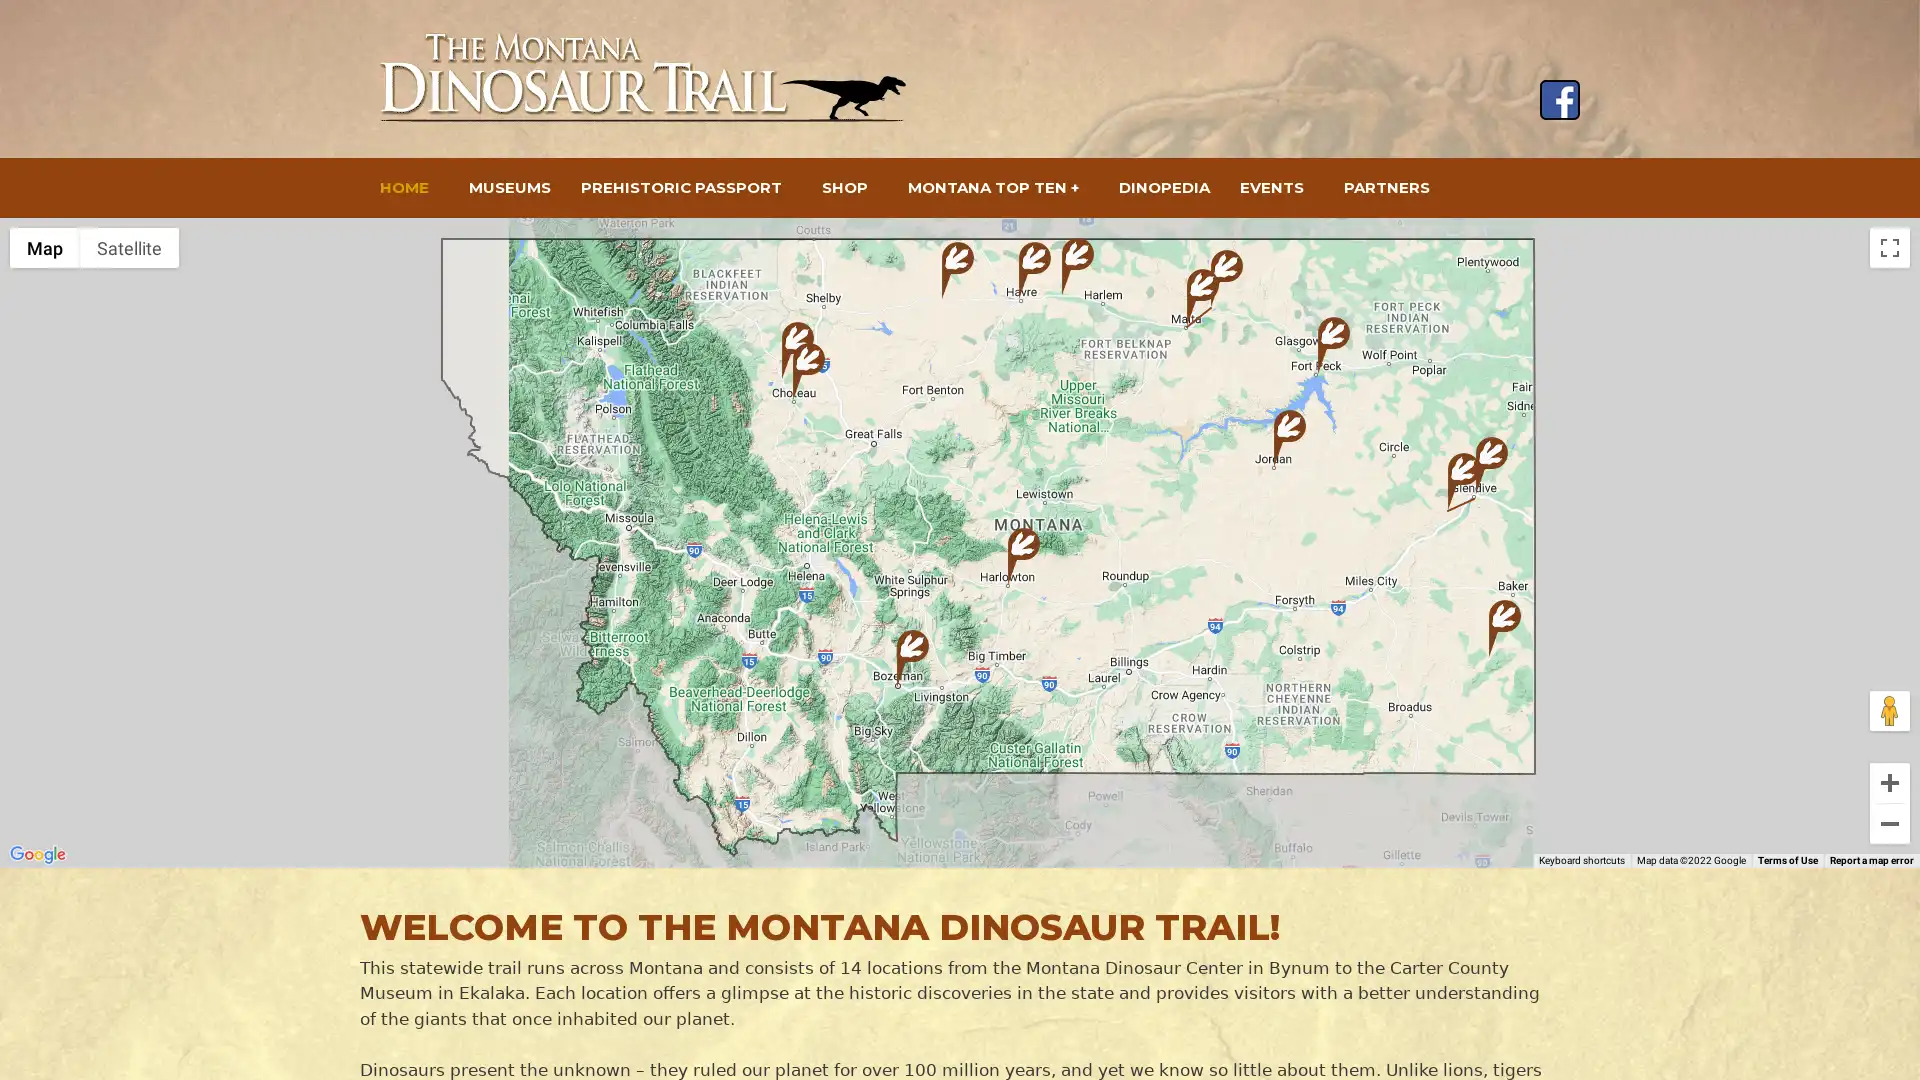 The image size is (1920, 1080). Describe the element at coordinates (1464, 481) in the screenshot. I see `Makoshika State Park` at that location.